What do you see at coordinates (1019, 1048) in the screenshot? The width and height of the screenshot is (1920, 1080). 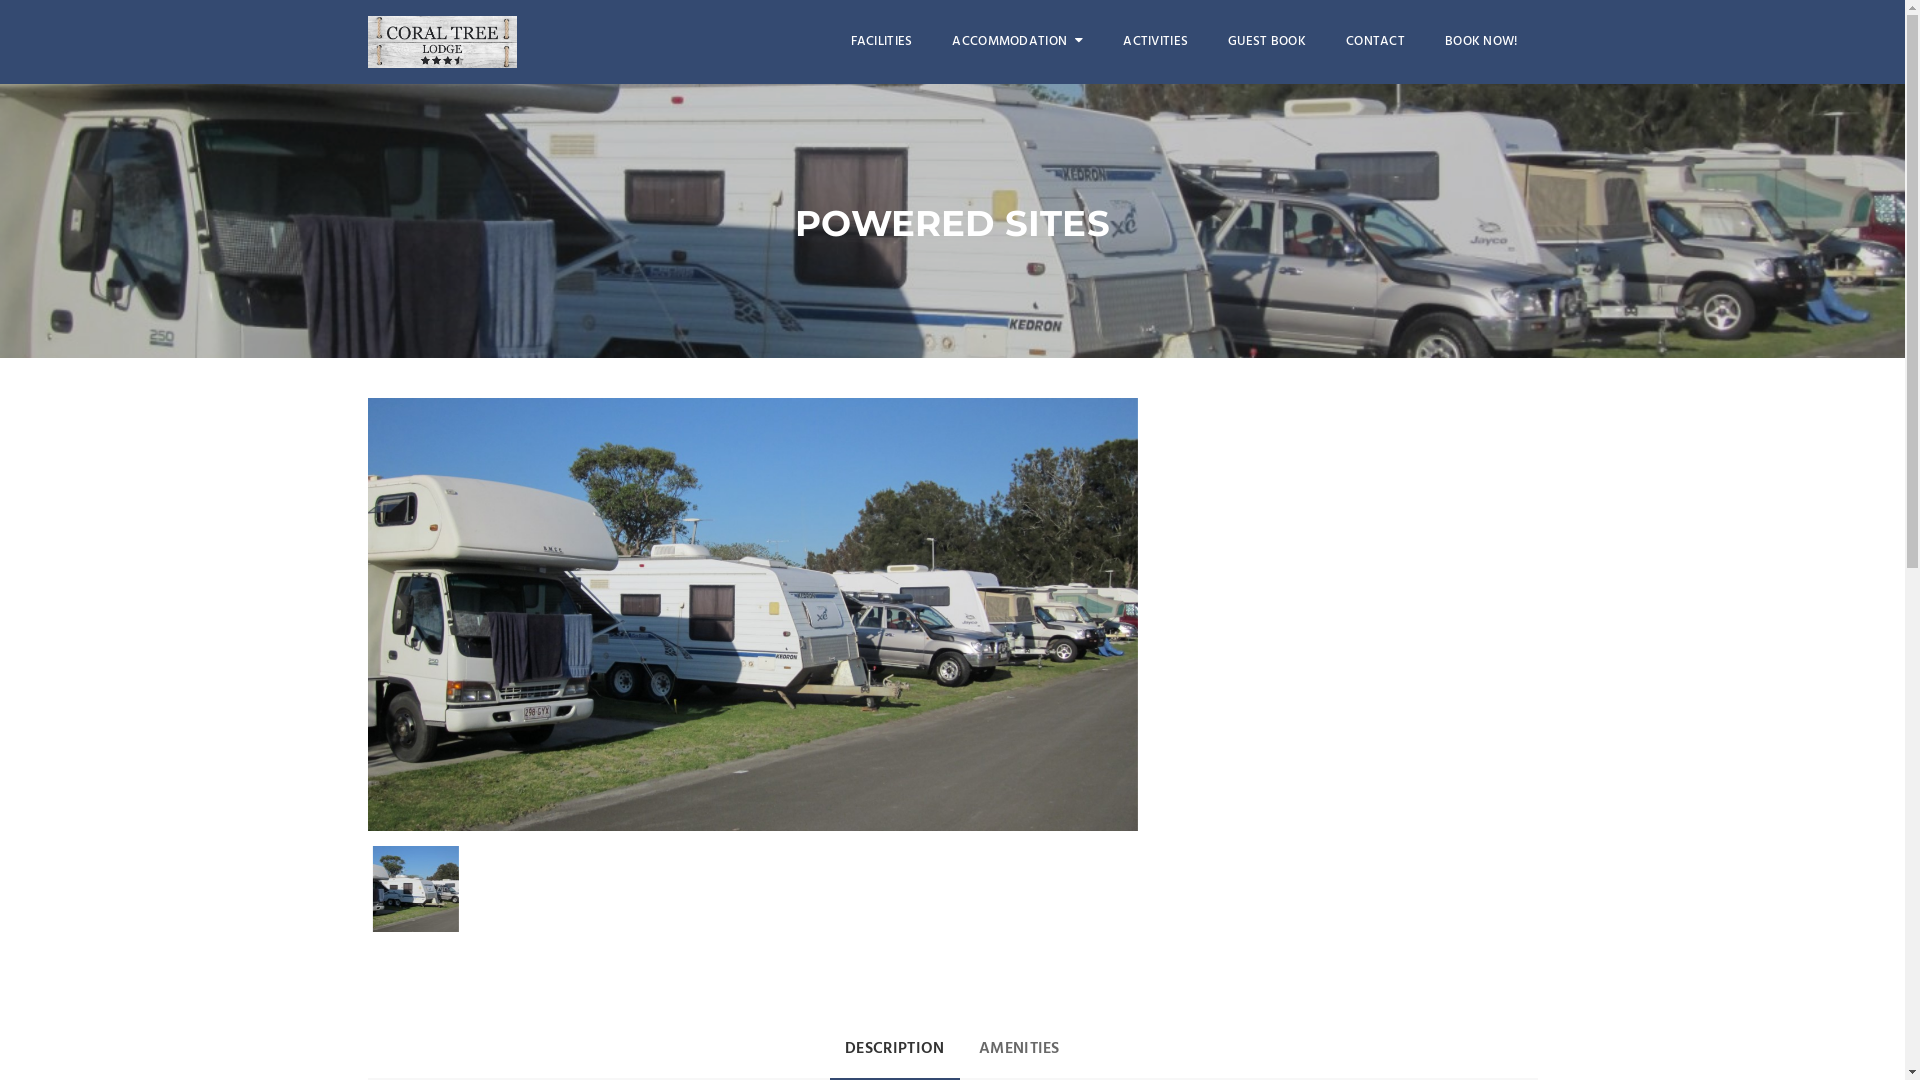 I see `'AMENITIES'` at bounding box center [1019, 1048].